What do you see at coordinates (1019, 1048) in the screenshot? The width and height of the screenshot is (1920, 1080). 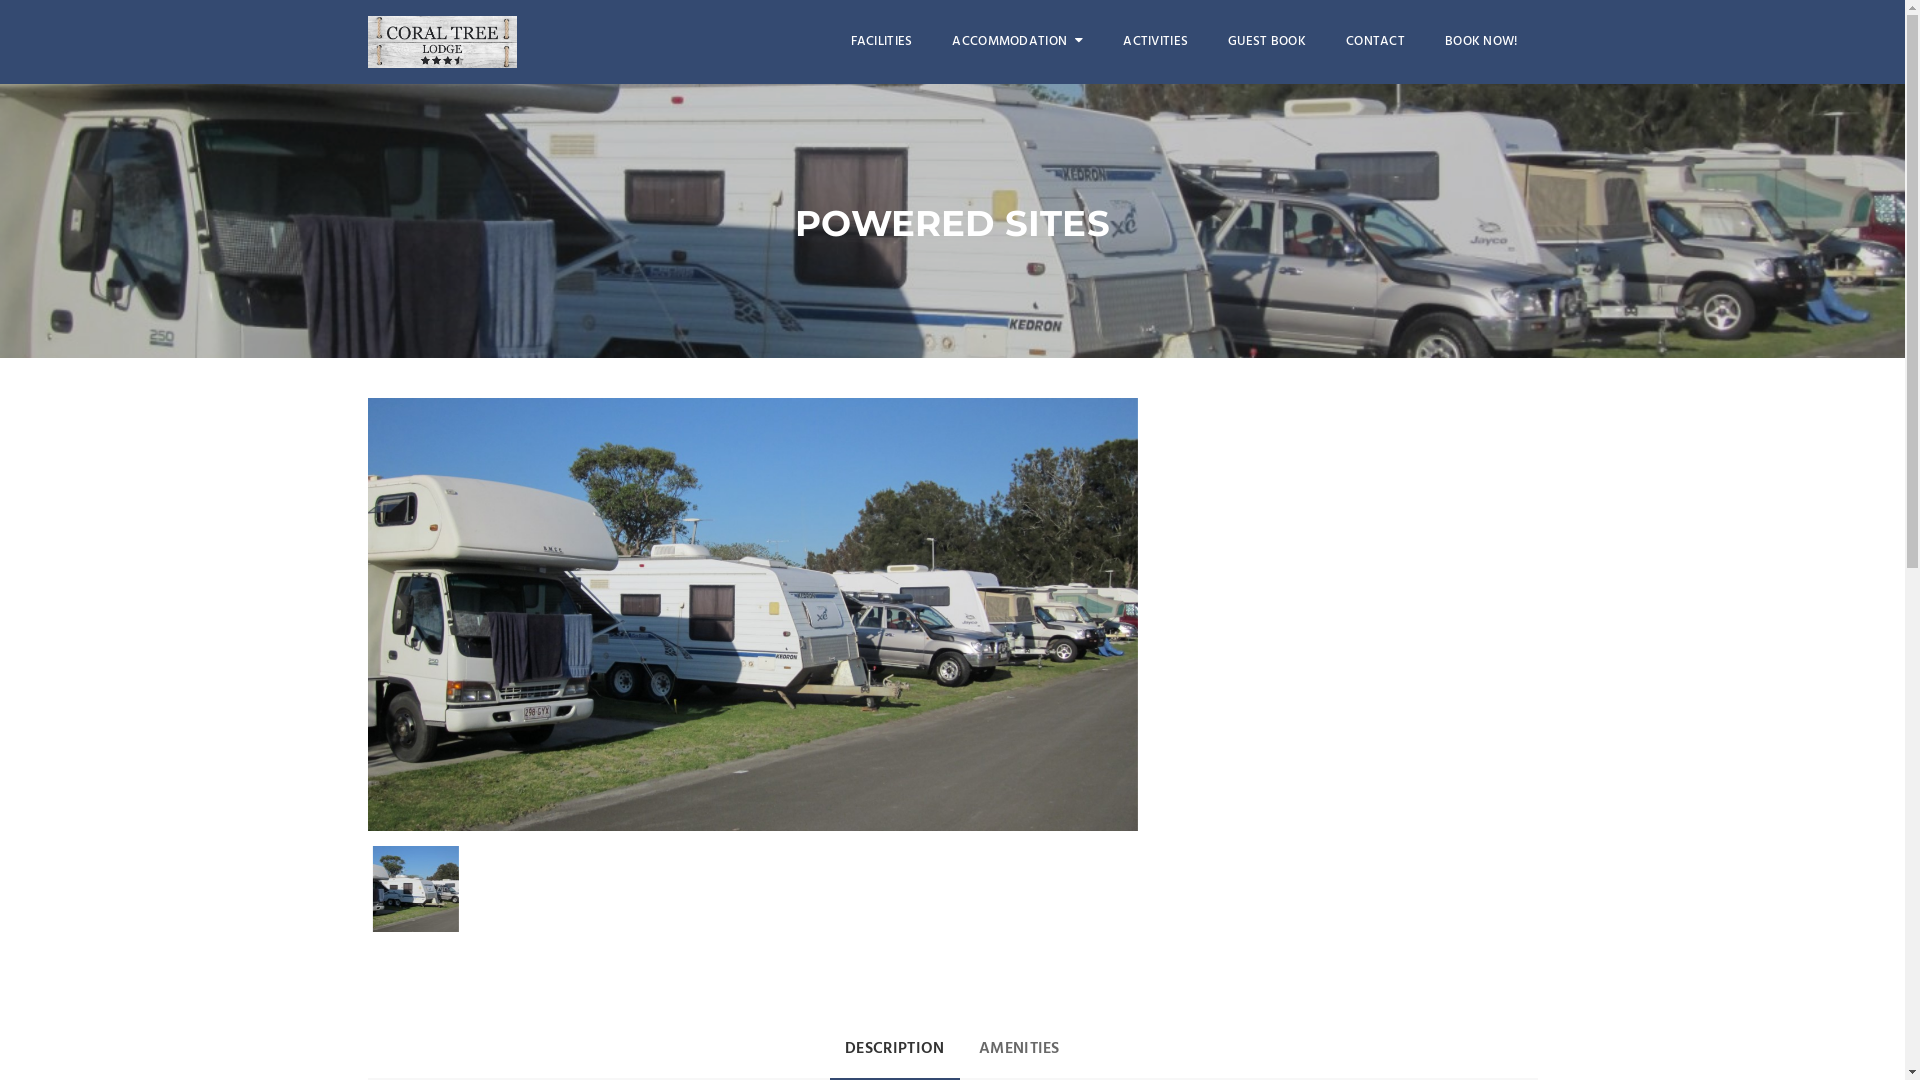 I see `'AMENITIES'` at bounding box center [1019, 1048].